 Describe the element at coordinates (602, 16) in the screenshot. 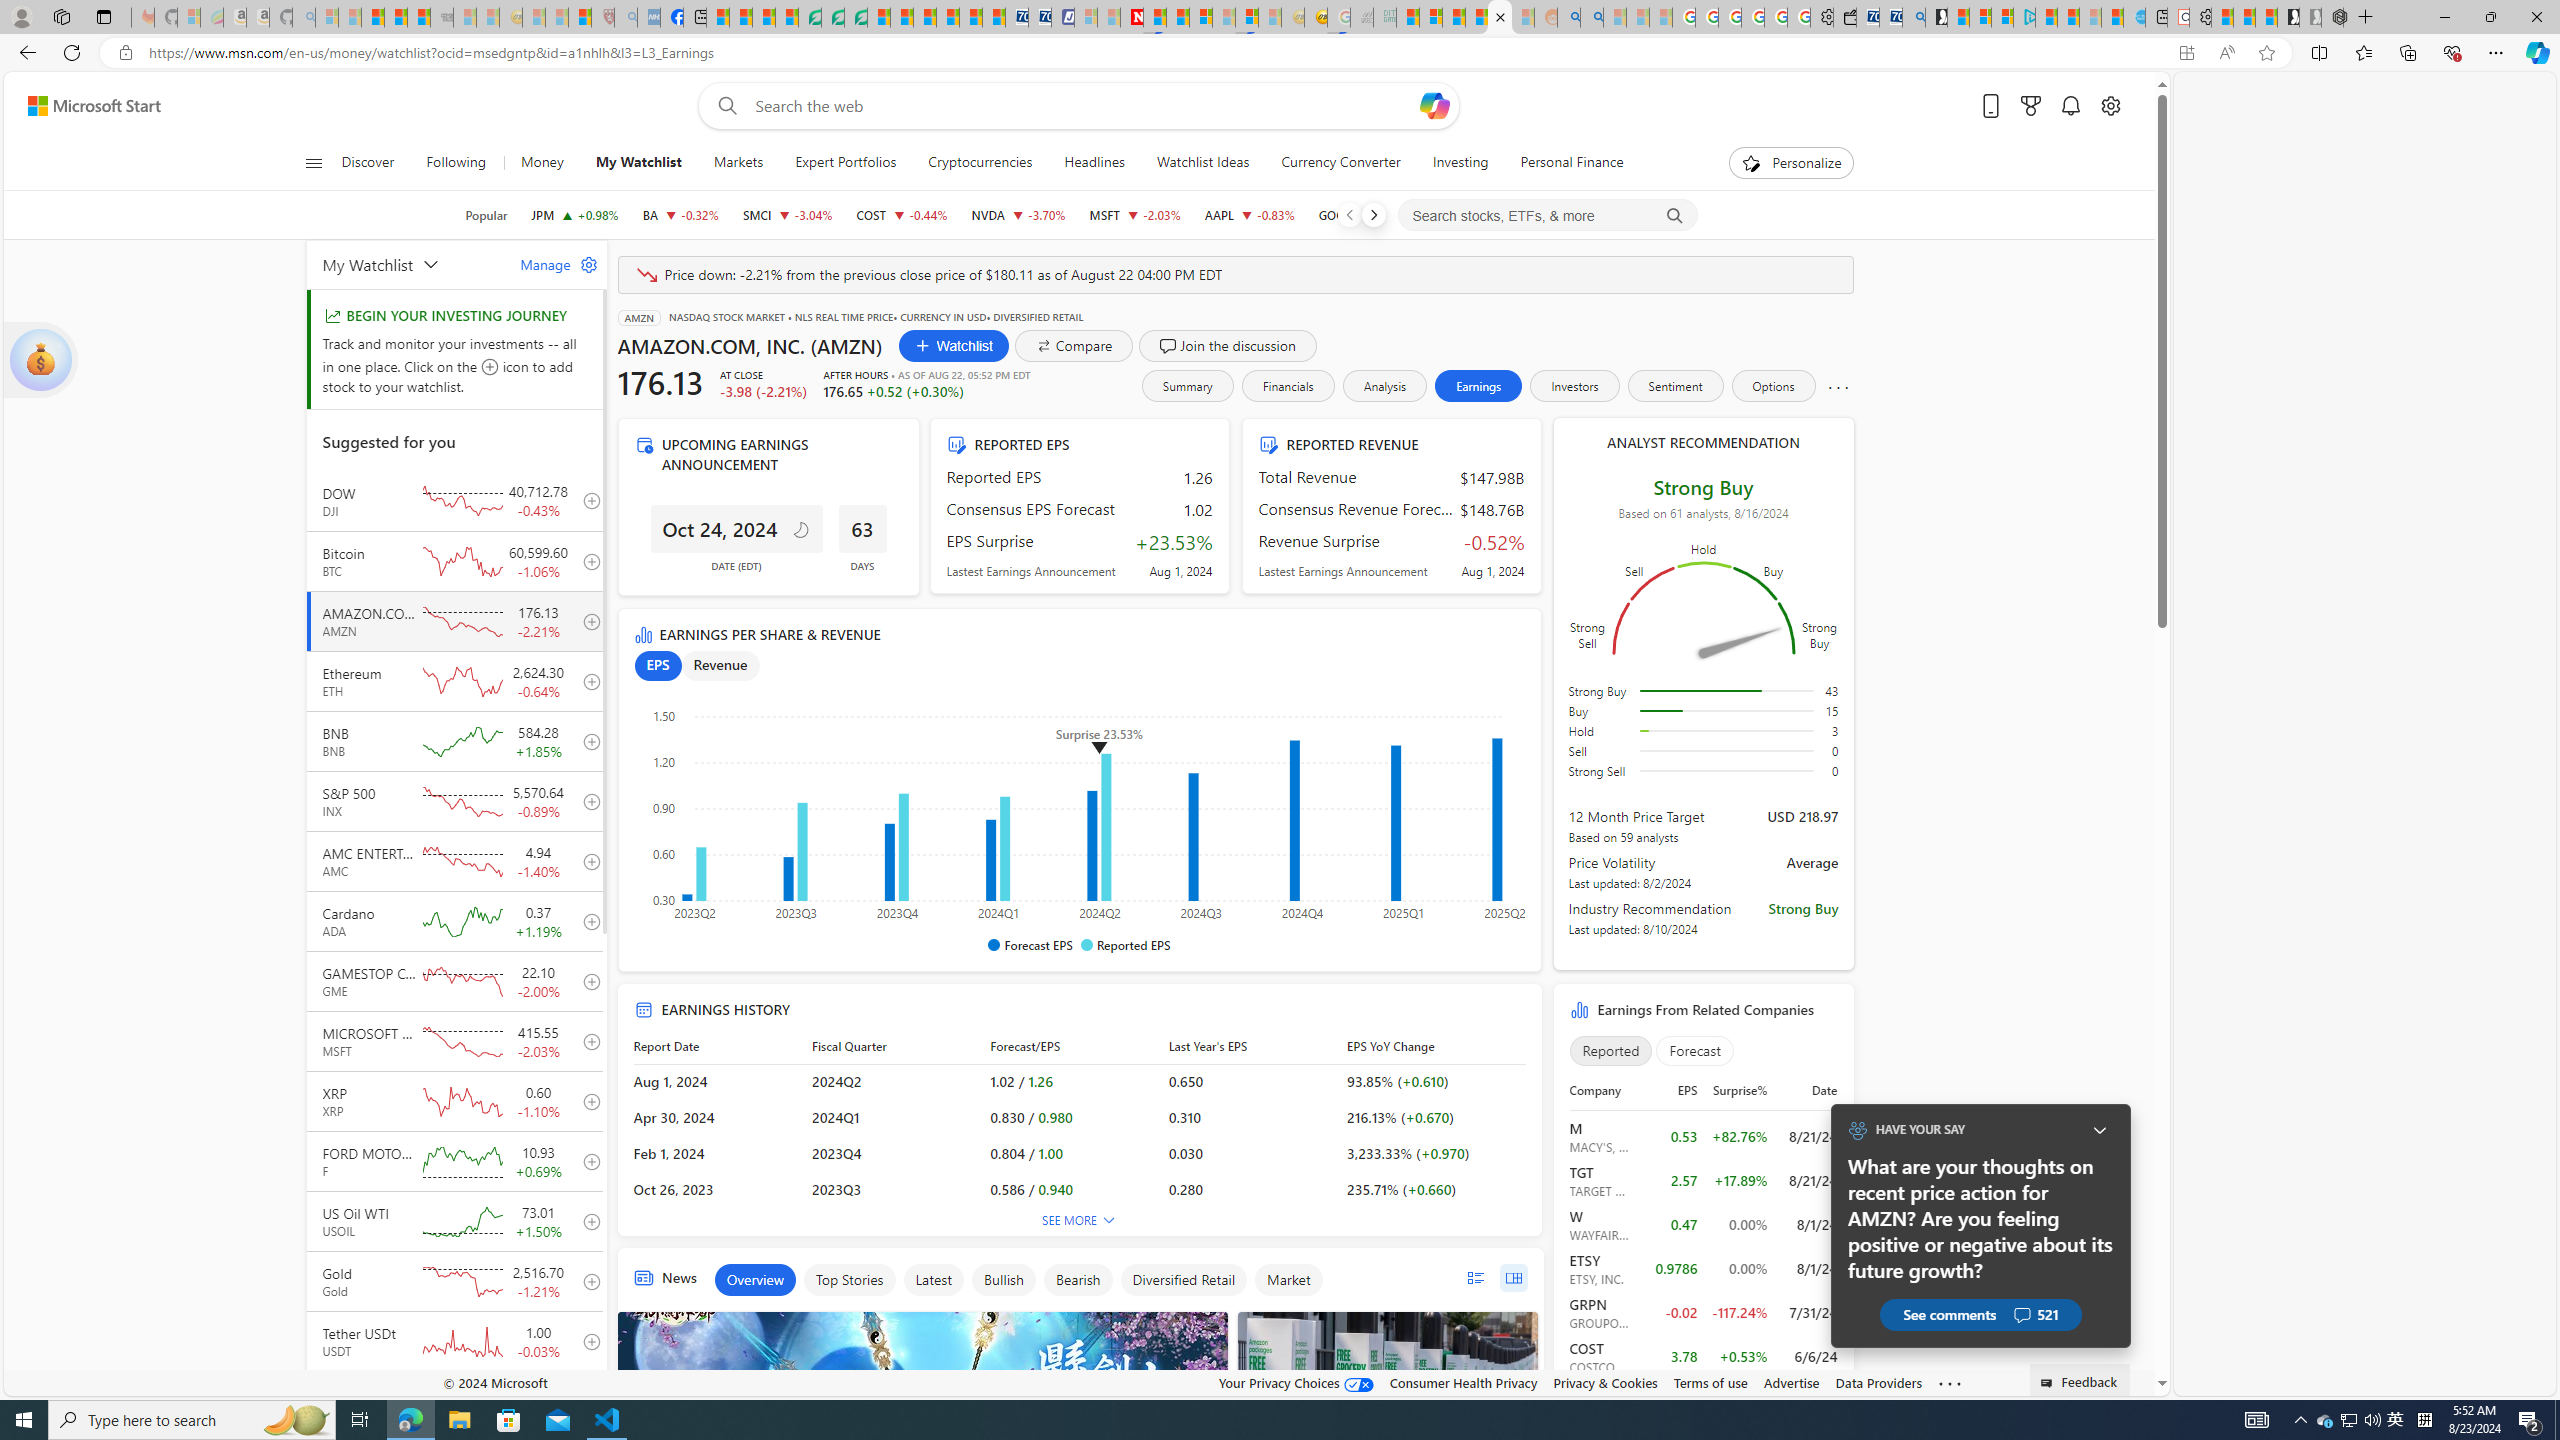

I see `'Robert H. Shmerling, MD - Harvard Health - Sleeping'` at that location.